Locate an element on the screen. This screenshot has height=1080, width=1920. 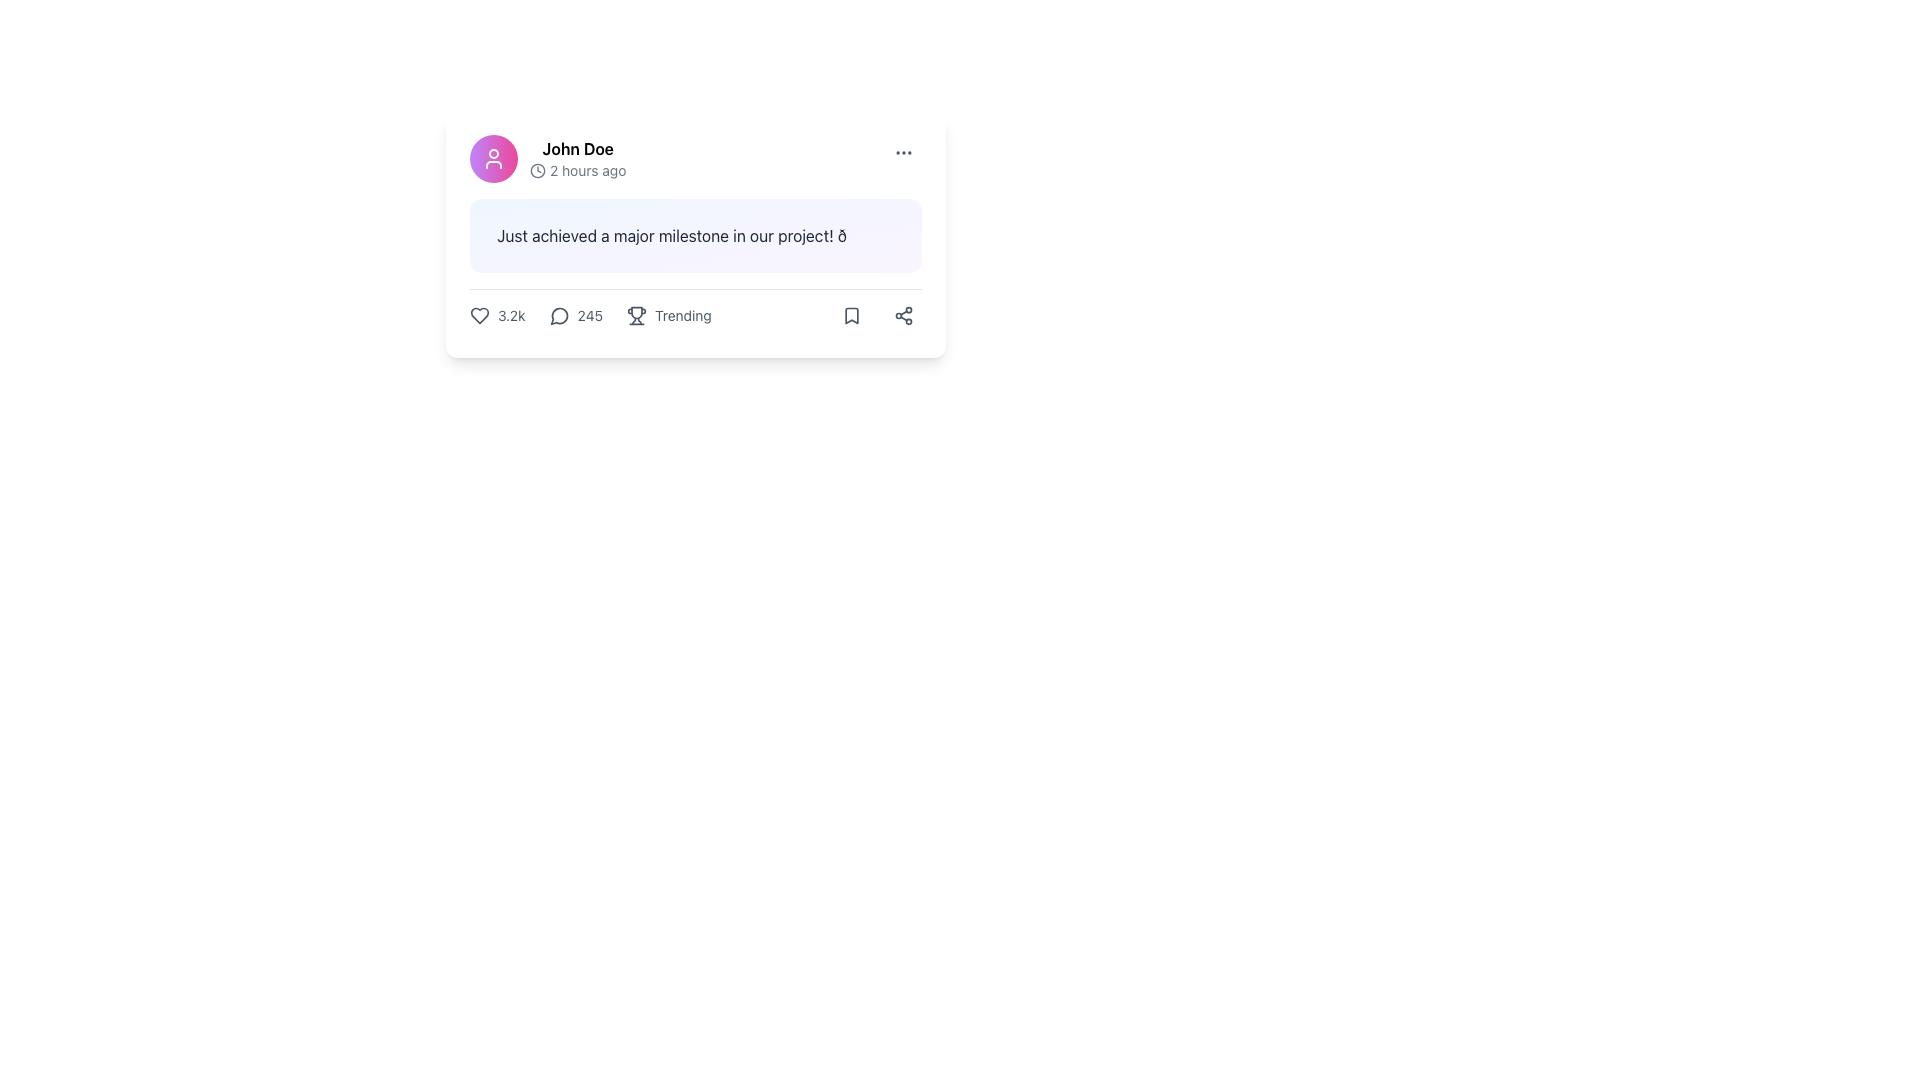
the Avatar icon located to the left of the username 'John Doe' is located at coordinates (494, 157).